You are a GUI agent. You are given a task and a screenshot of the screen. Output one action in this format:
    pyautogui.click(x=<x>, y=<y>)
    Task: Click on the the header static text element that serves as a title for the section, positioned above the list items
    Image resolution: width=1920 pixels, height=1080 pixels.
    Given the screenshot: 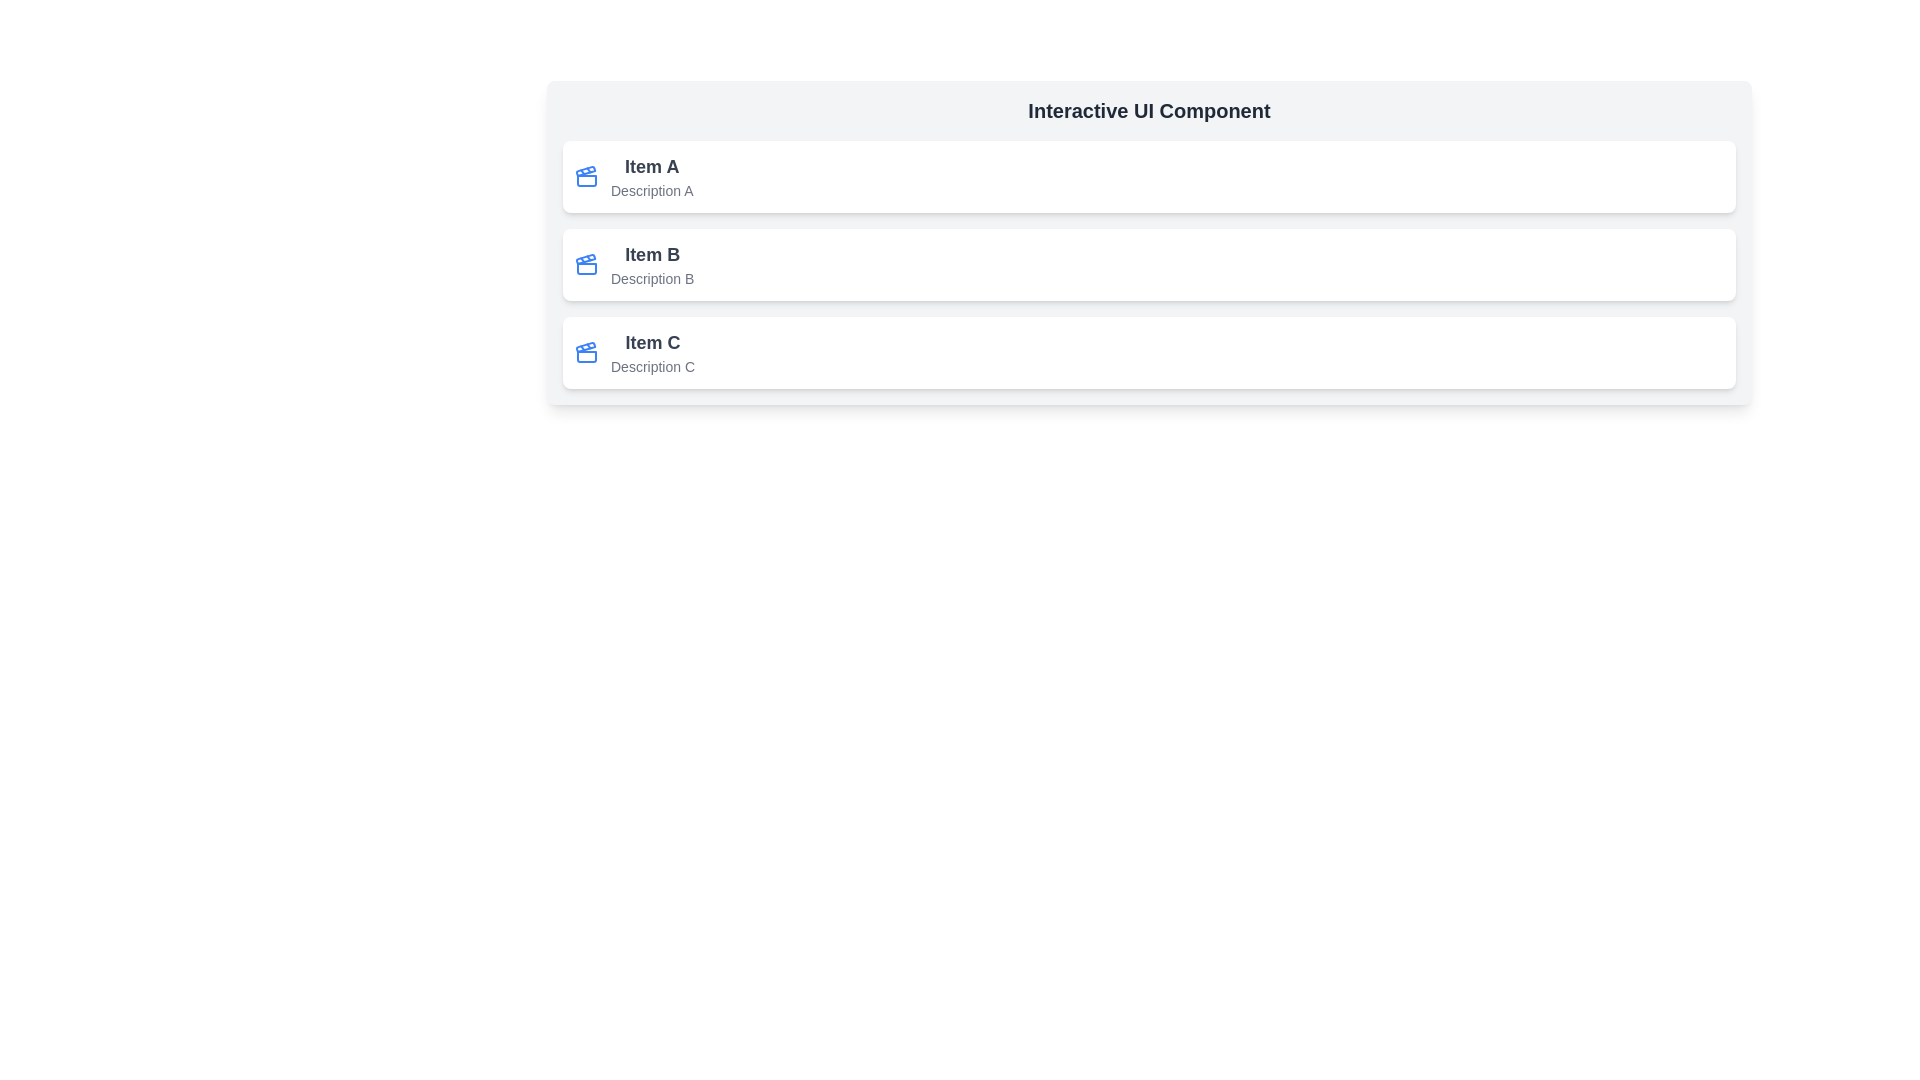 What is the action you would take?
    pyautogui.click(x=1149, y=111)
    